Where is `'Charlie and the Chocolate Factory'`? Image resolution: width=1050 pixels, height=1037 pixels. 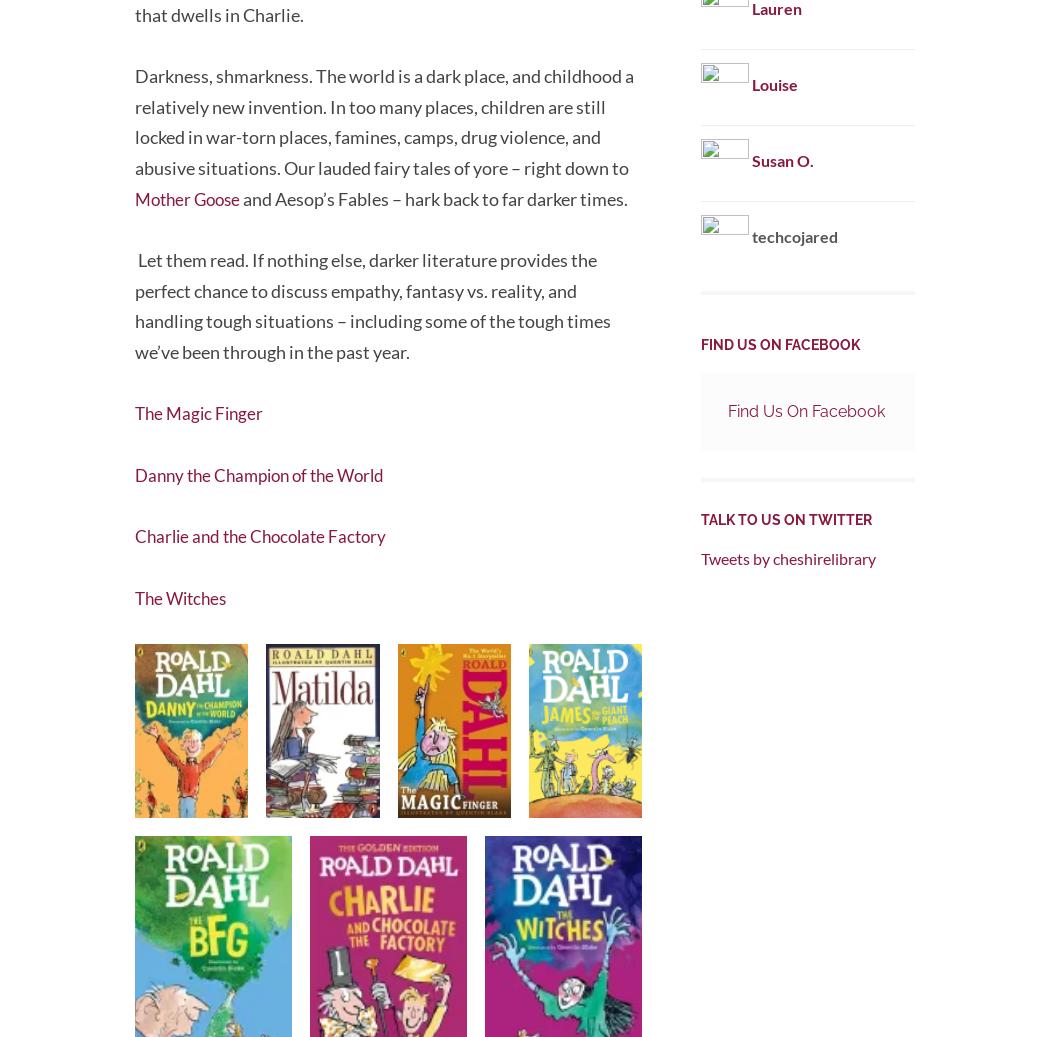 'Charlie and the Chocolate Factory' is located at coordinates (266, 531).